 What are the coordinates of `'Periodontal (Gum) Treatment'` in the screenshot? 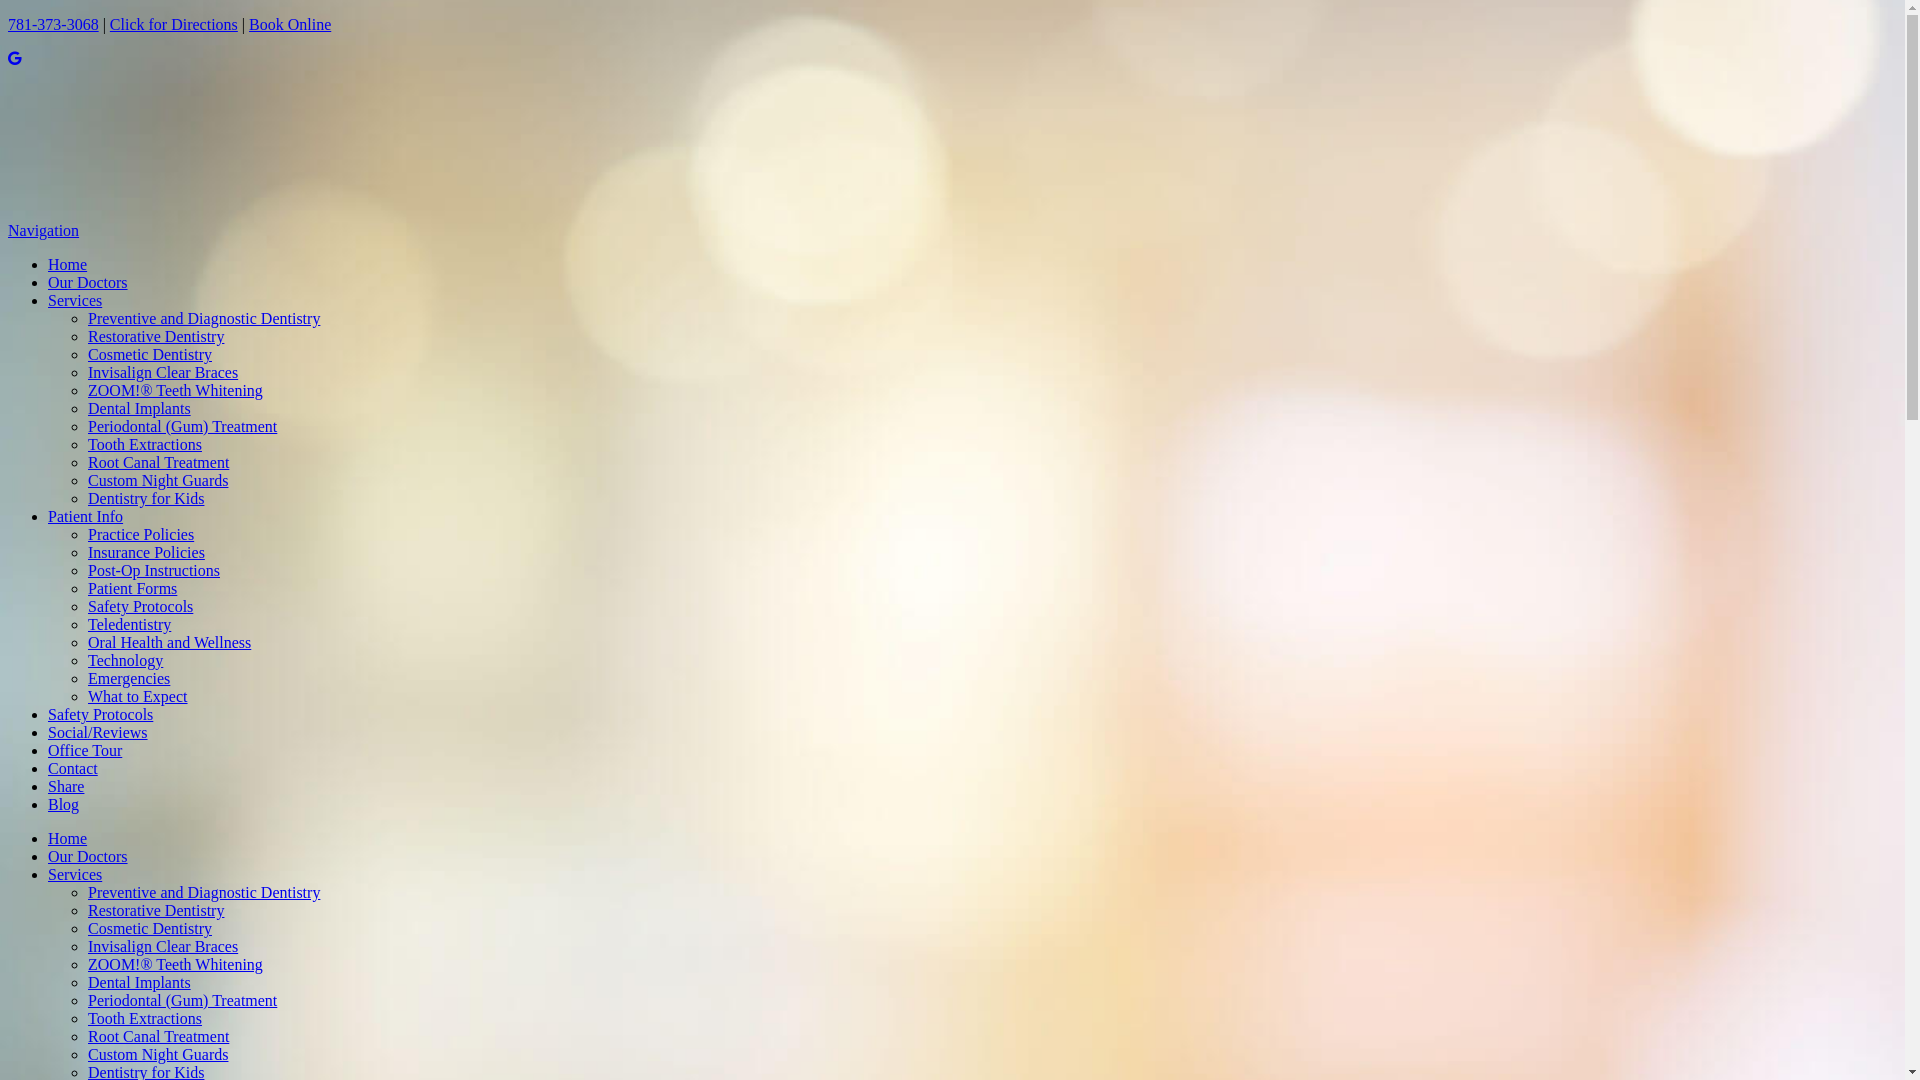 It's located at (182, 425).